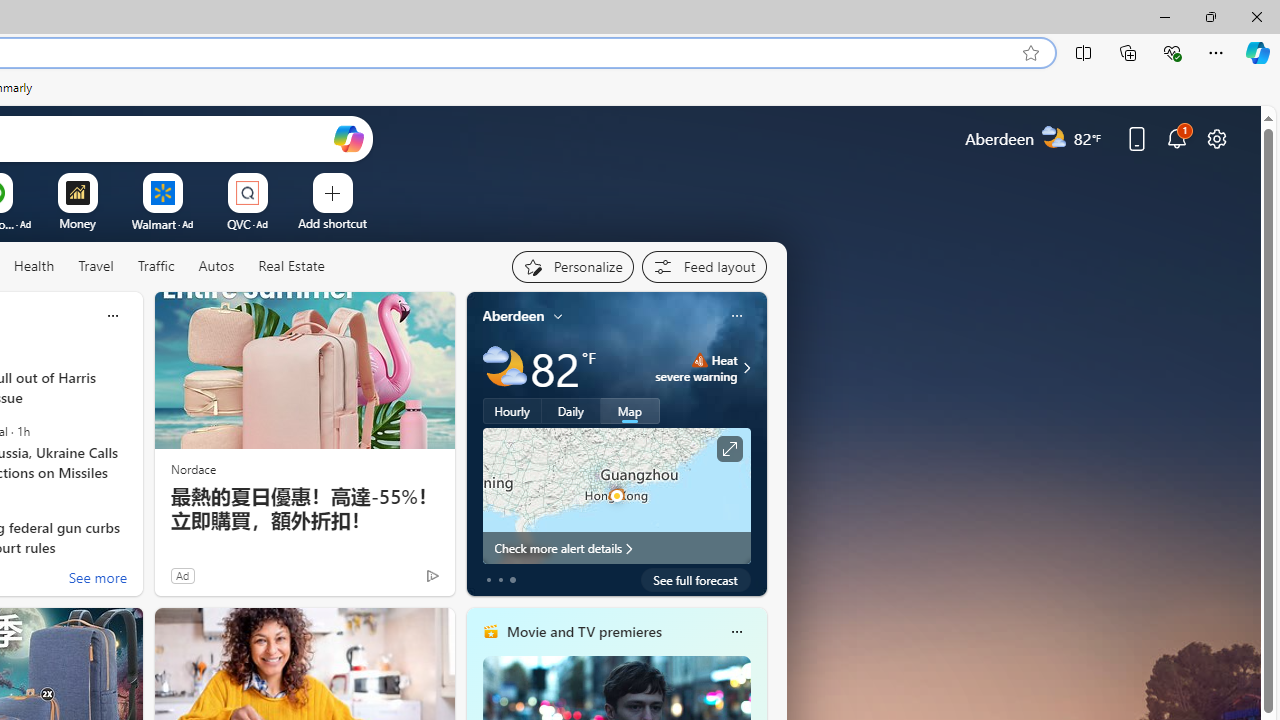  Describe the element at coordinates (629, 410) in the screenshot. I see `'Map'` at that location.